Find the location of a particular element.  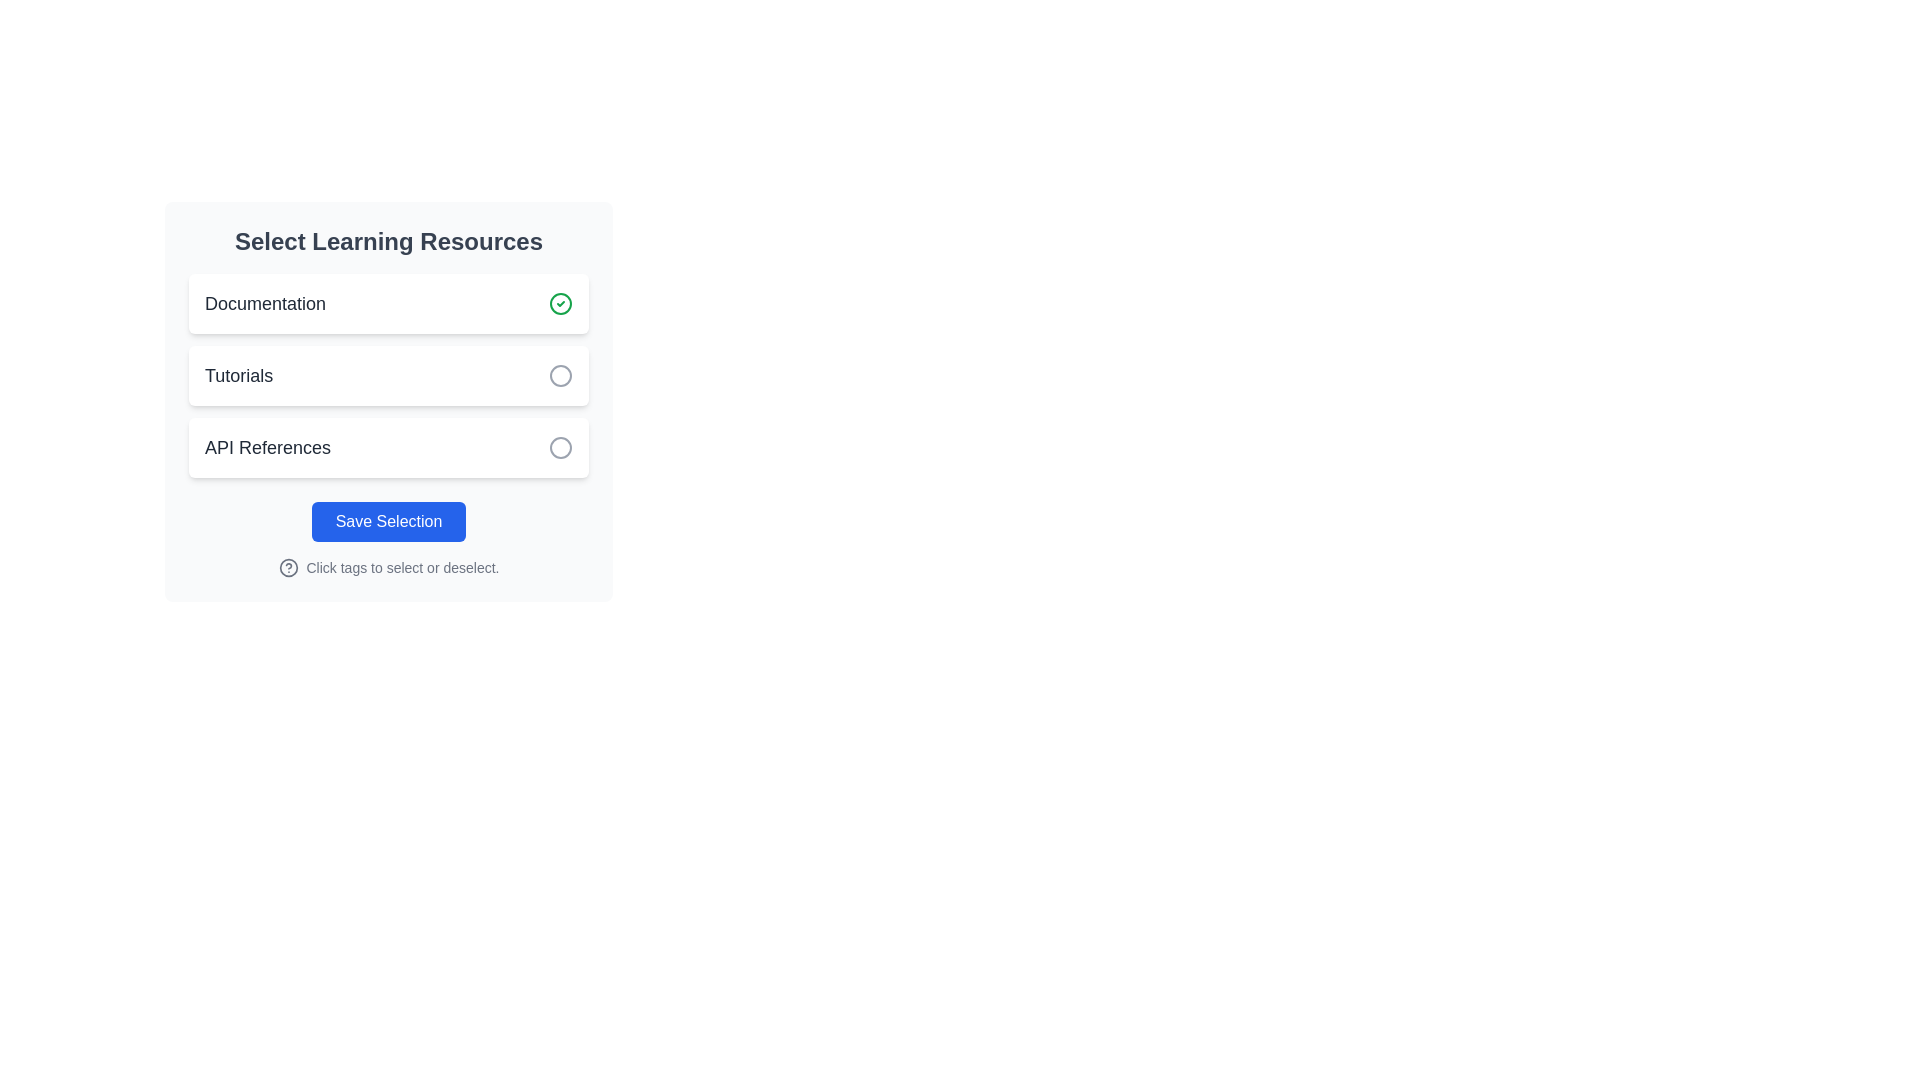

the small circular help icon with a question mark symbol, which is positioned to the left of the text 'Click tags to select or deselect.' is located at coordinates (287, 567).